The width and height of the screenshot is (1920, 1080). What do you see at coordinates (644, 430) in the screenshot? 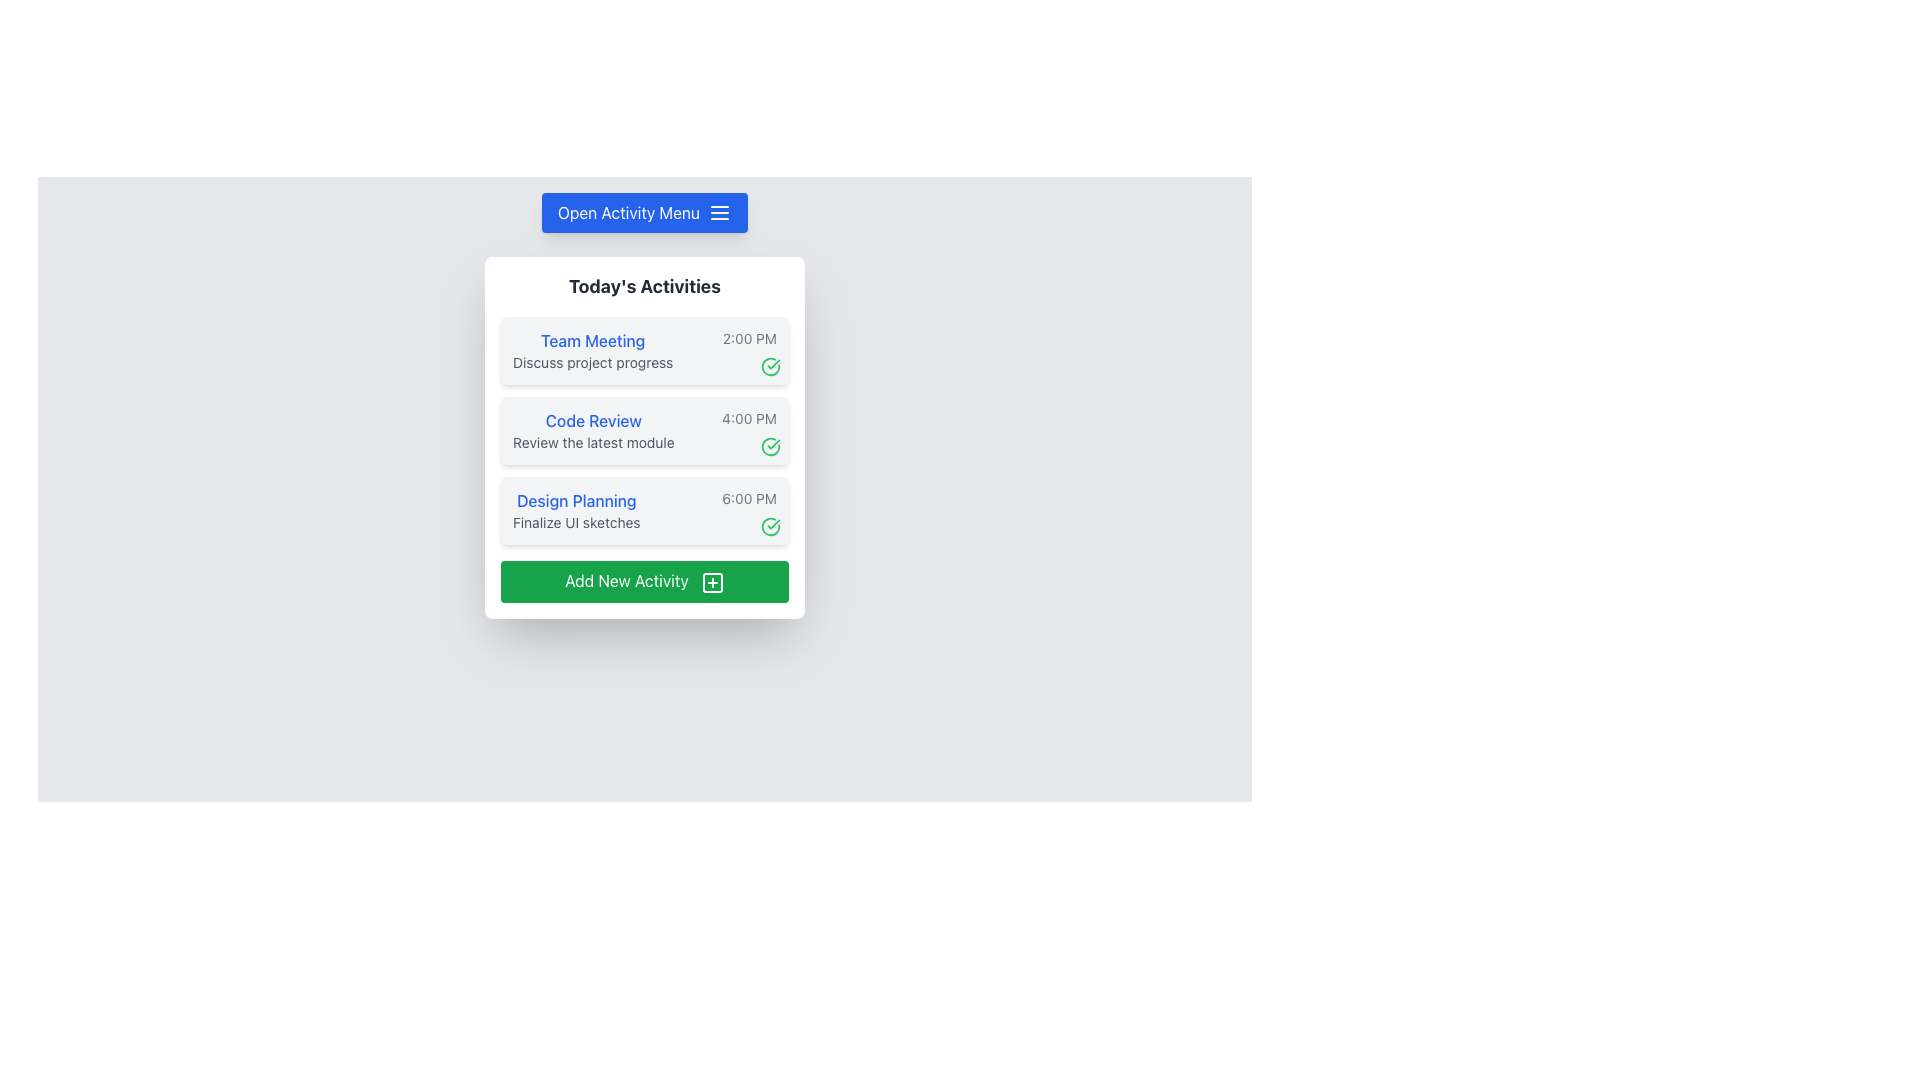
I see `the 'Code Review' list item, which is styled as a rectangular block with a light gray background and contains bold blue text` at bounding box center [644, 430].